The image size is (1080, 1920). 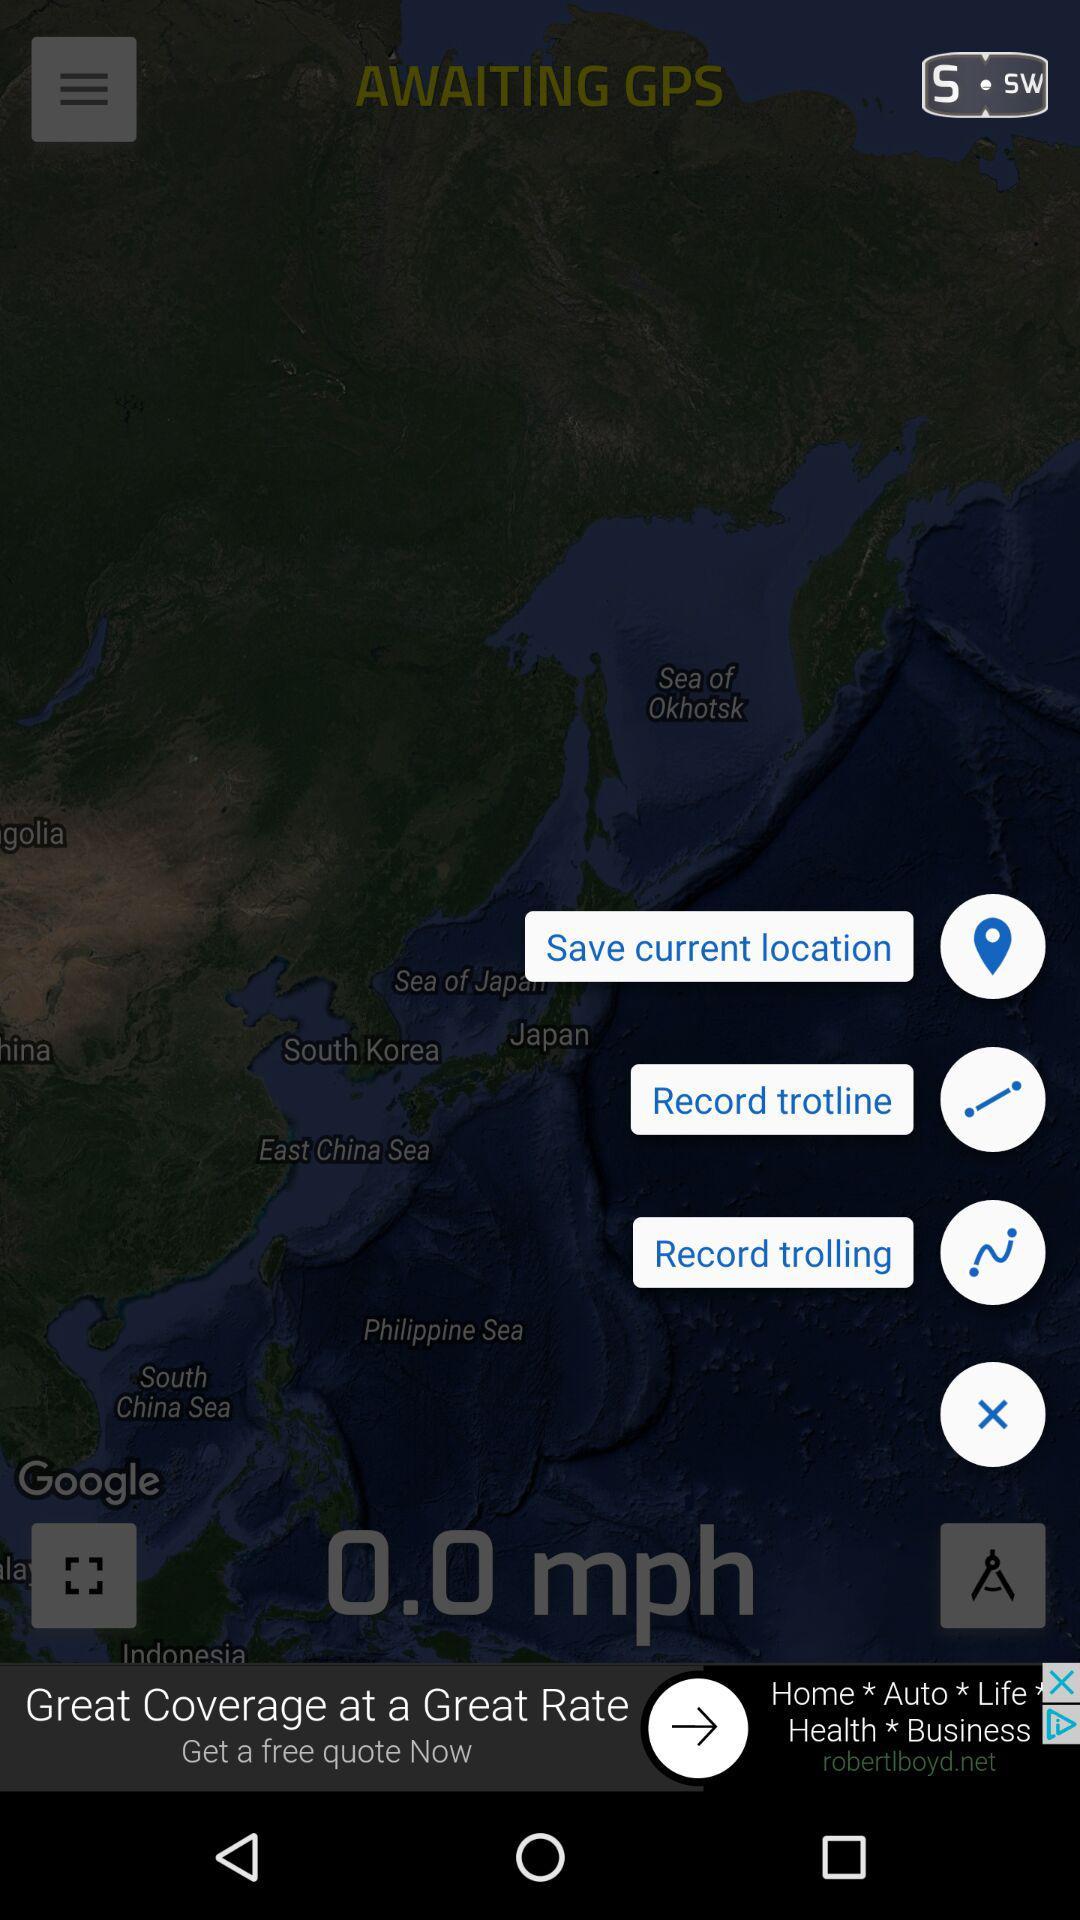 What do you see at coordinates (992, 945) in the screenshot?
I see `for the location` at bounding box center [992, 945].